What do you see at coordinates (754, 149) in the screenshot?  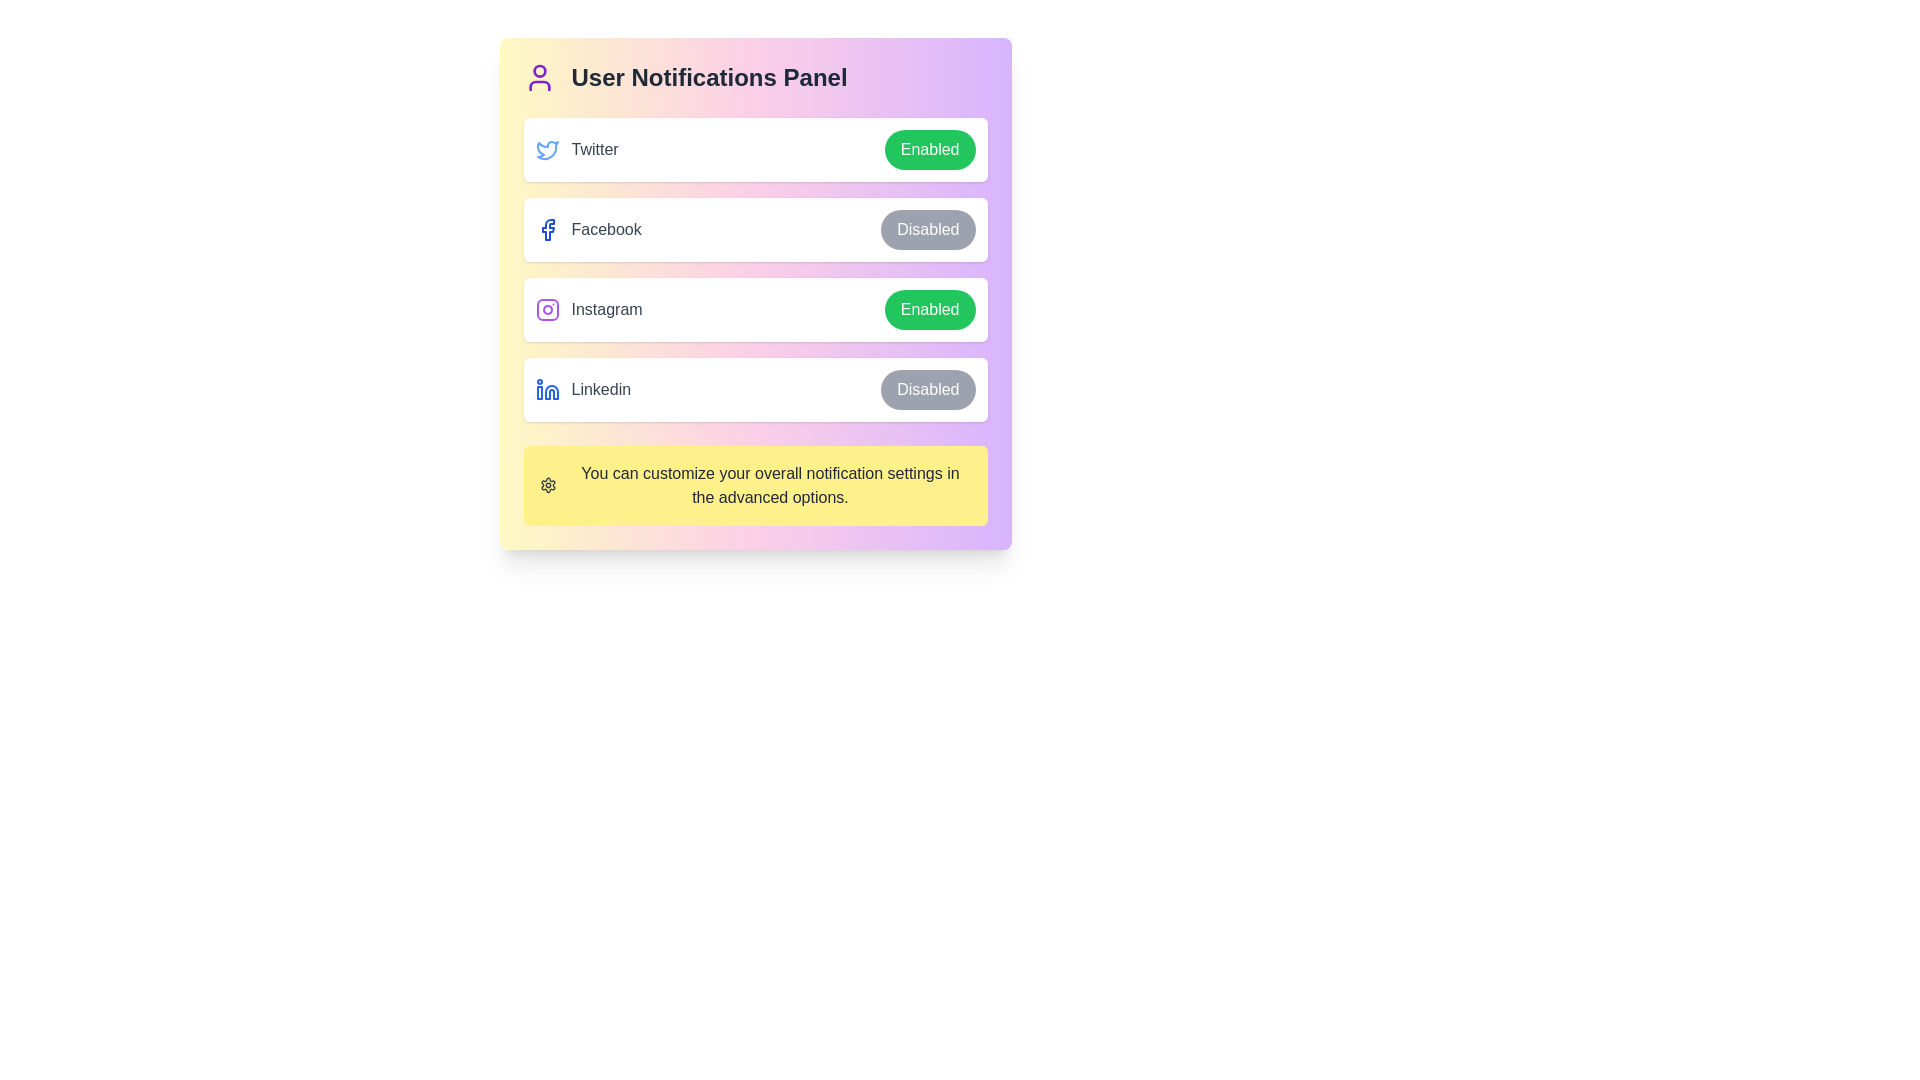 I see `the toggle button for notifications in the Twitter settings list` at bounding box center [754, 149].